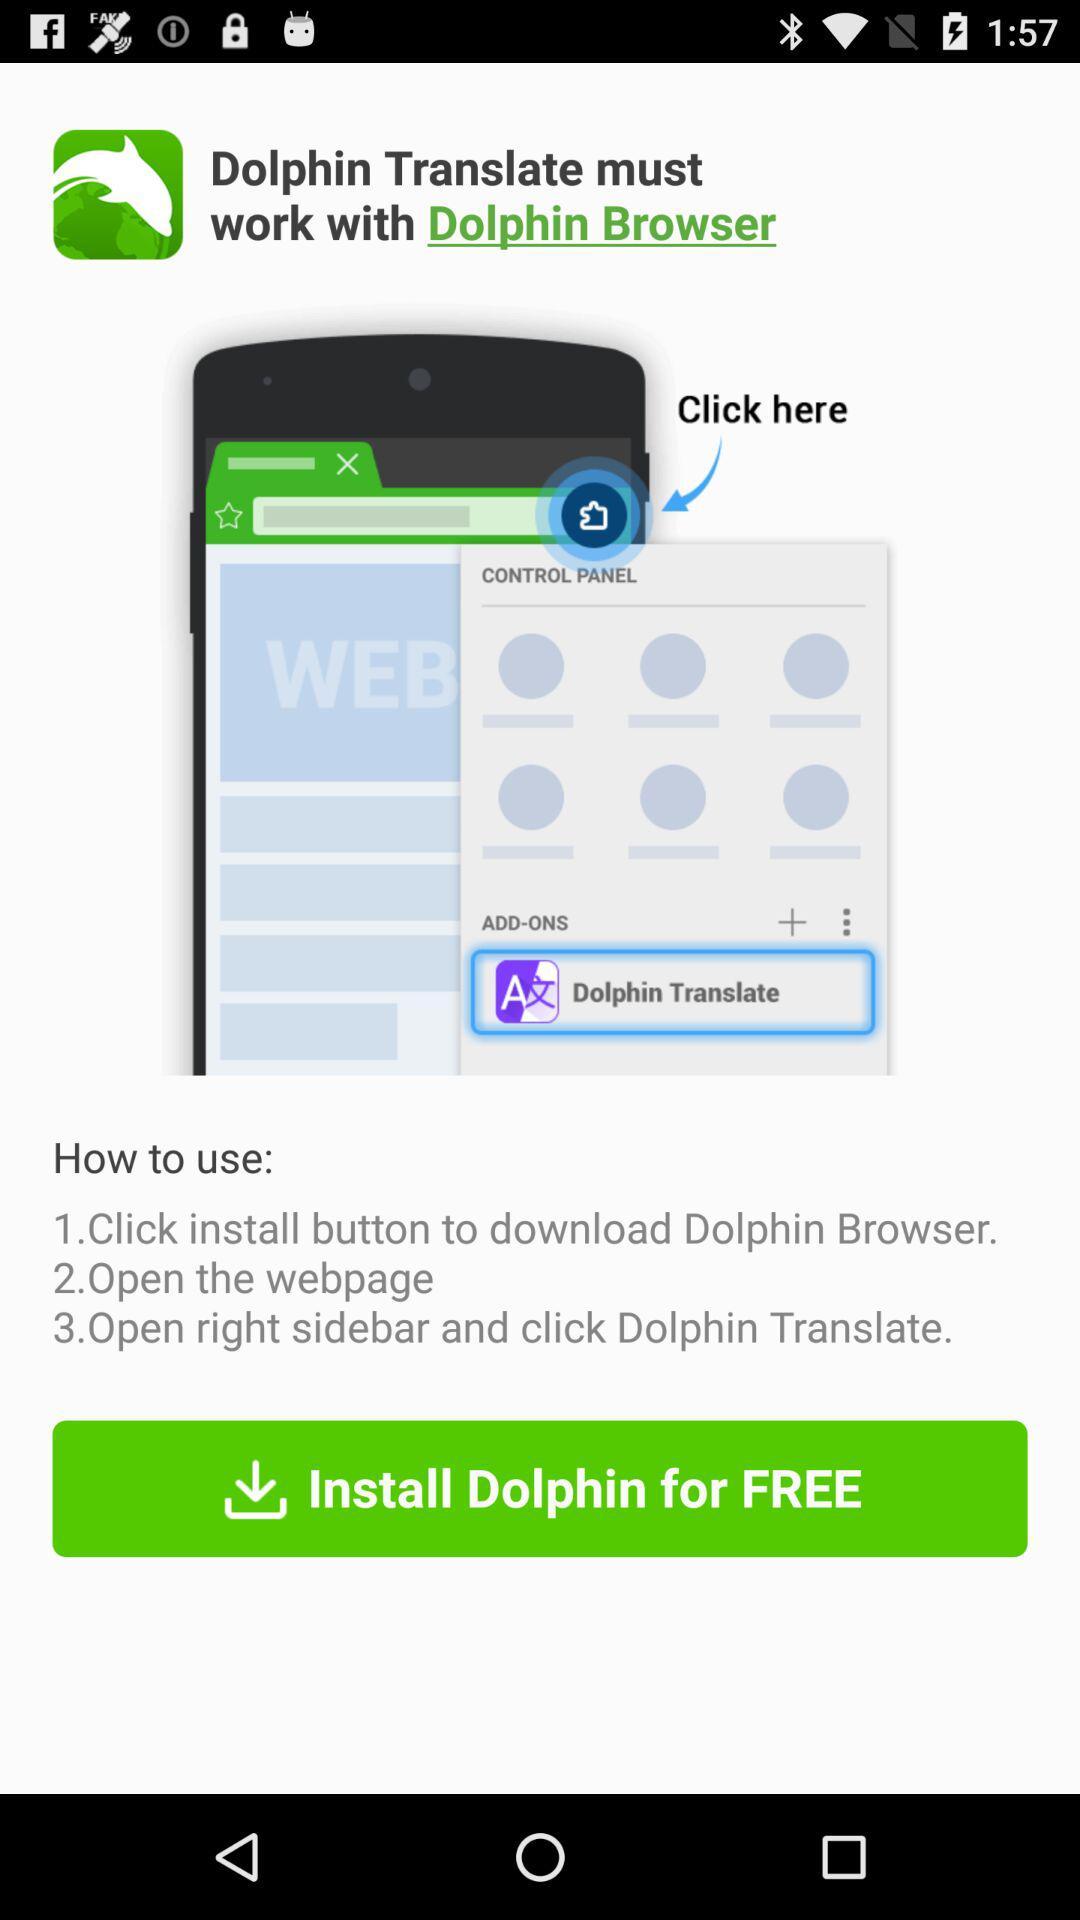  What do you see at coordinates (118, 194) in the screenshot?
I see `browser` at bounding box center [118, 194].